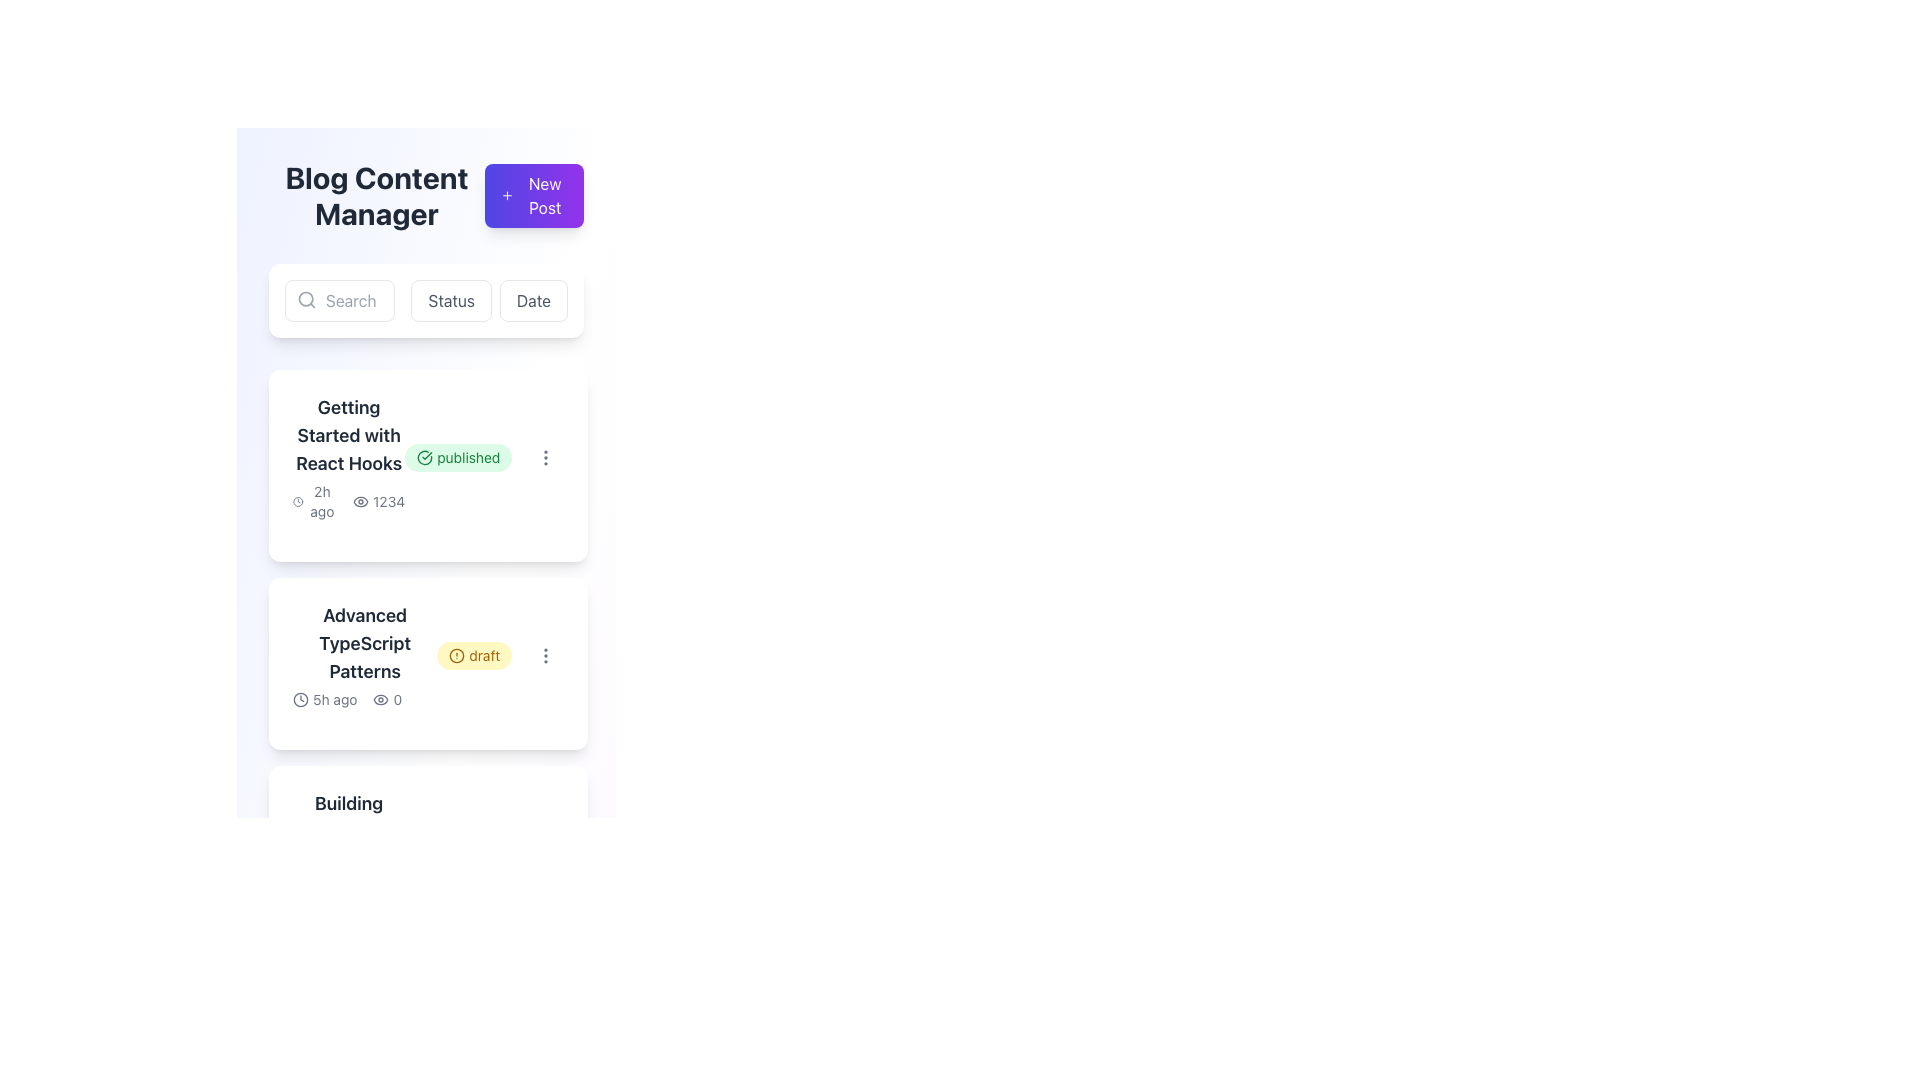 The image size is (1920, 1080). I want to click on the SVG Icon positioned to the left of the text '1234' in the first content card under the title 'Getting Started with React Hooks', so click(361, 500).